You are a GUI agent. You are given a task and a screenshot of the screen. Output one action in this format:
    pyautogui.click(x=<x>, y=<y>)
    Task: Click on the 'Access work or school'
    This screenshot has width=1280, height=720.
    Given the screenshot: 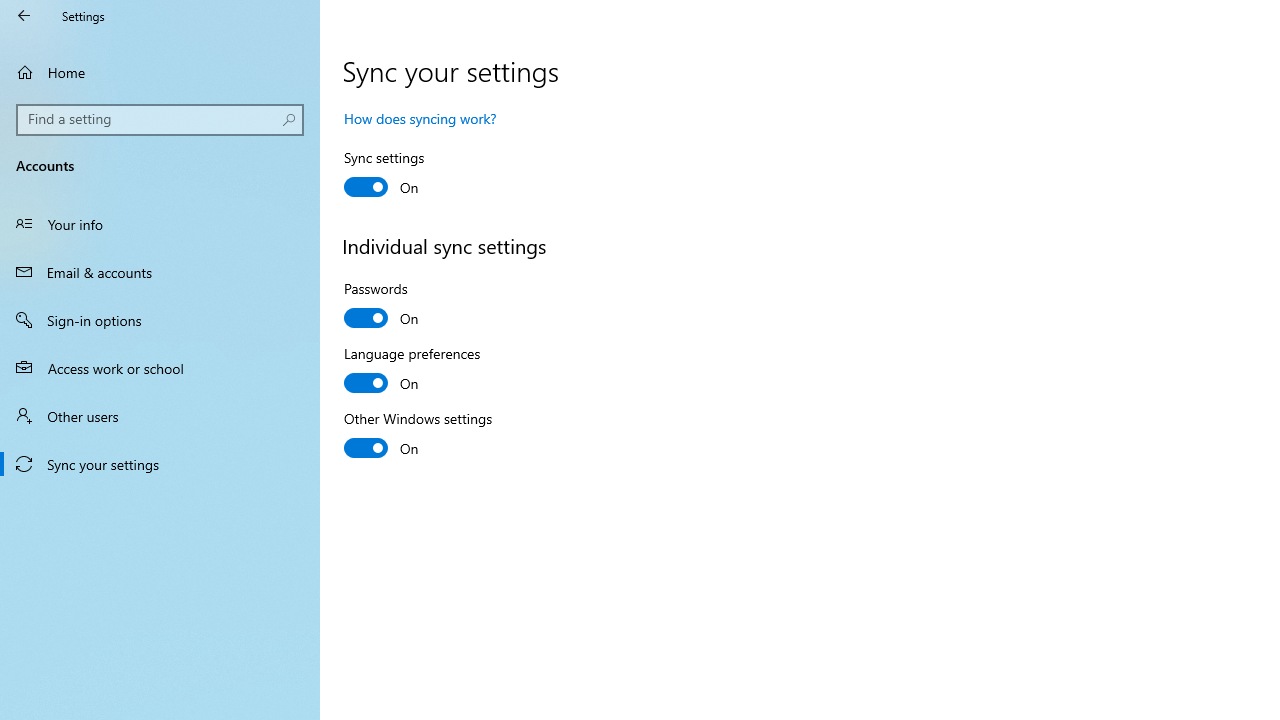 What is the action you would take?
    pyautogui.click(x=160, y=367)
    